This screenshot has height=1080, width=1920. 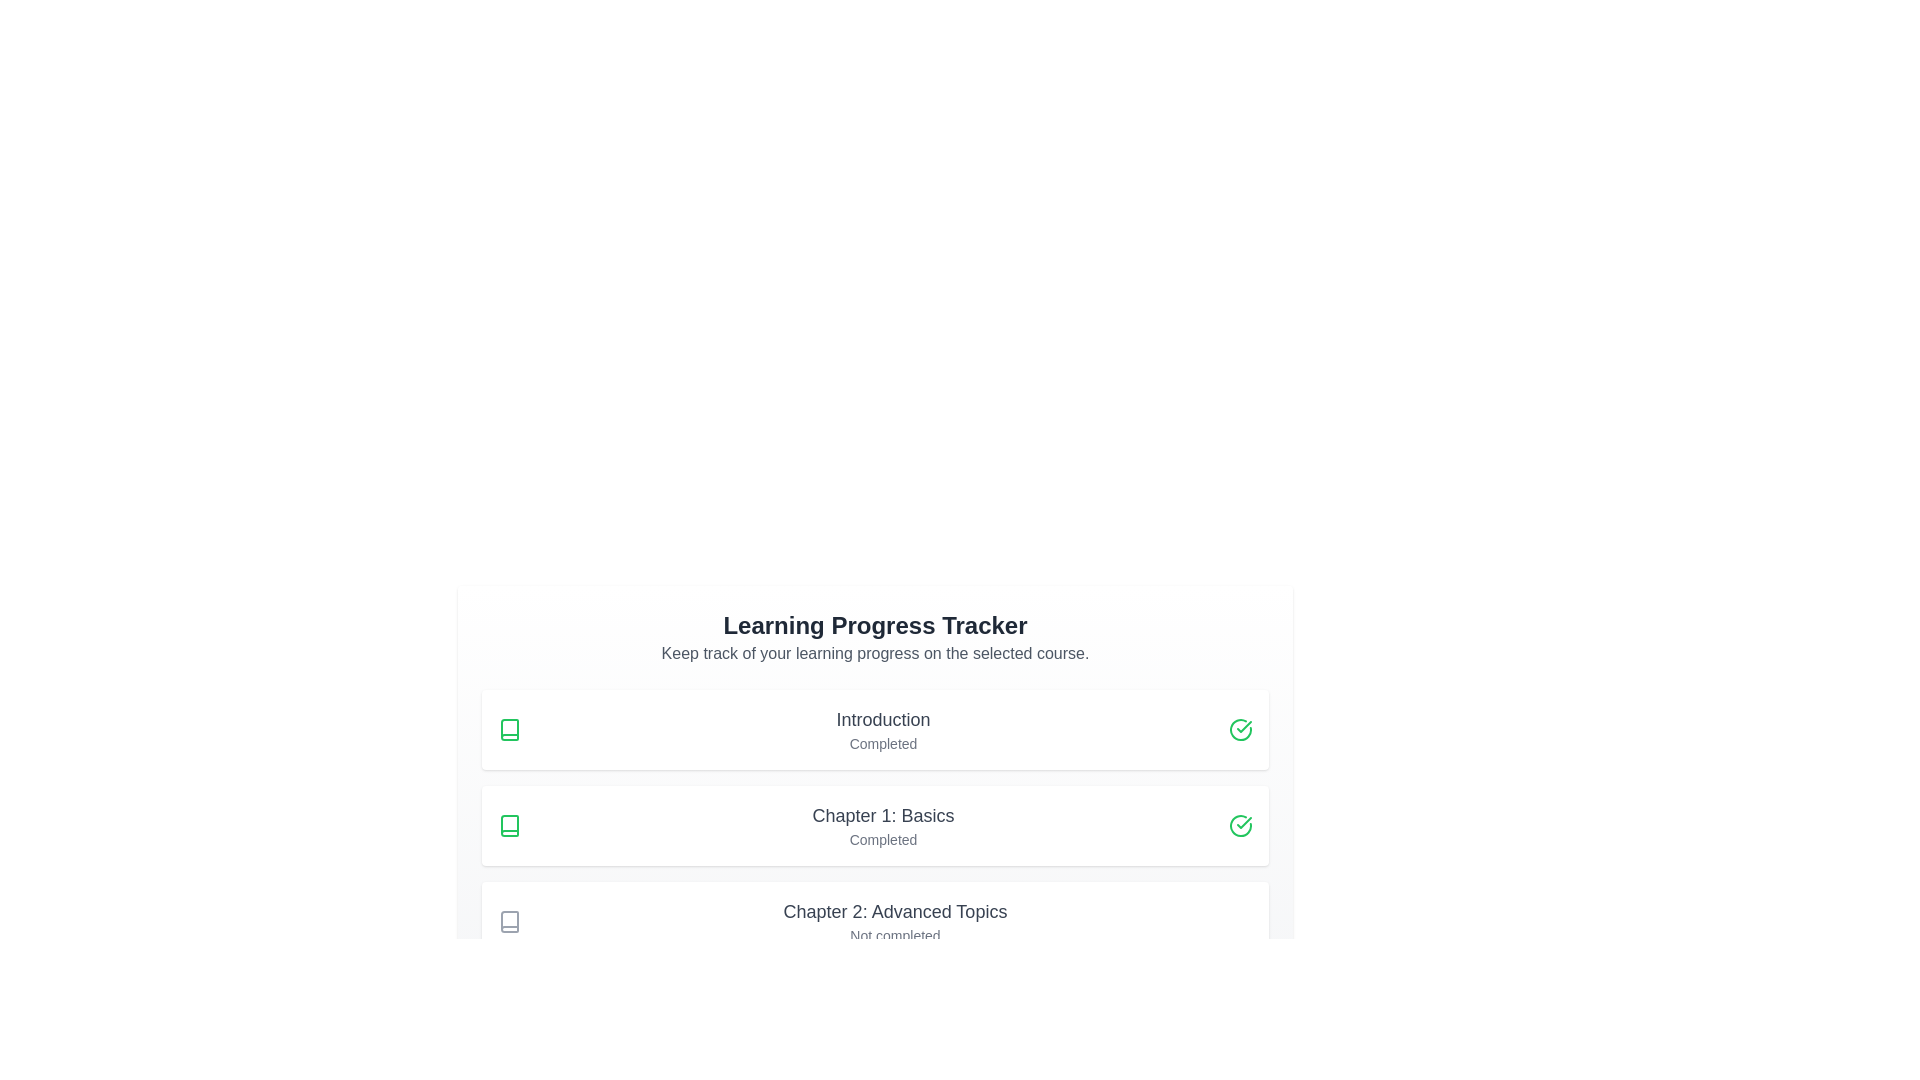 I want to click on the circular completion indicator icon located to the right of the 'Chapter 1: Basics' list item in the progress tracker section, so click(x=1240, y=825).